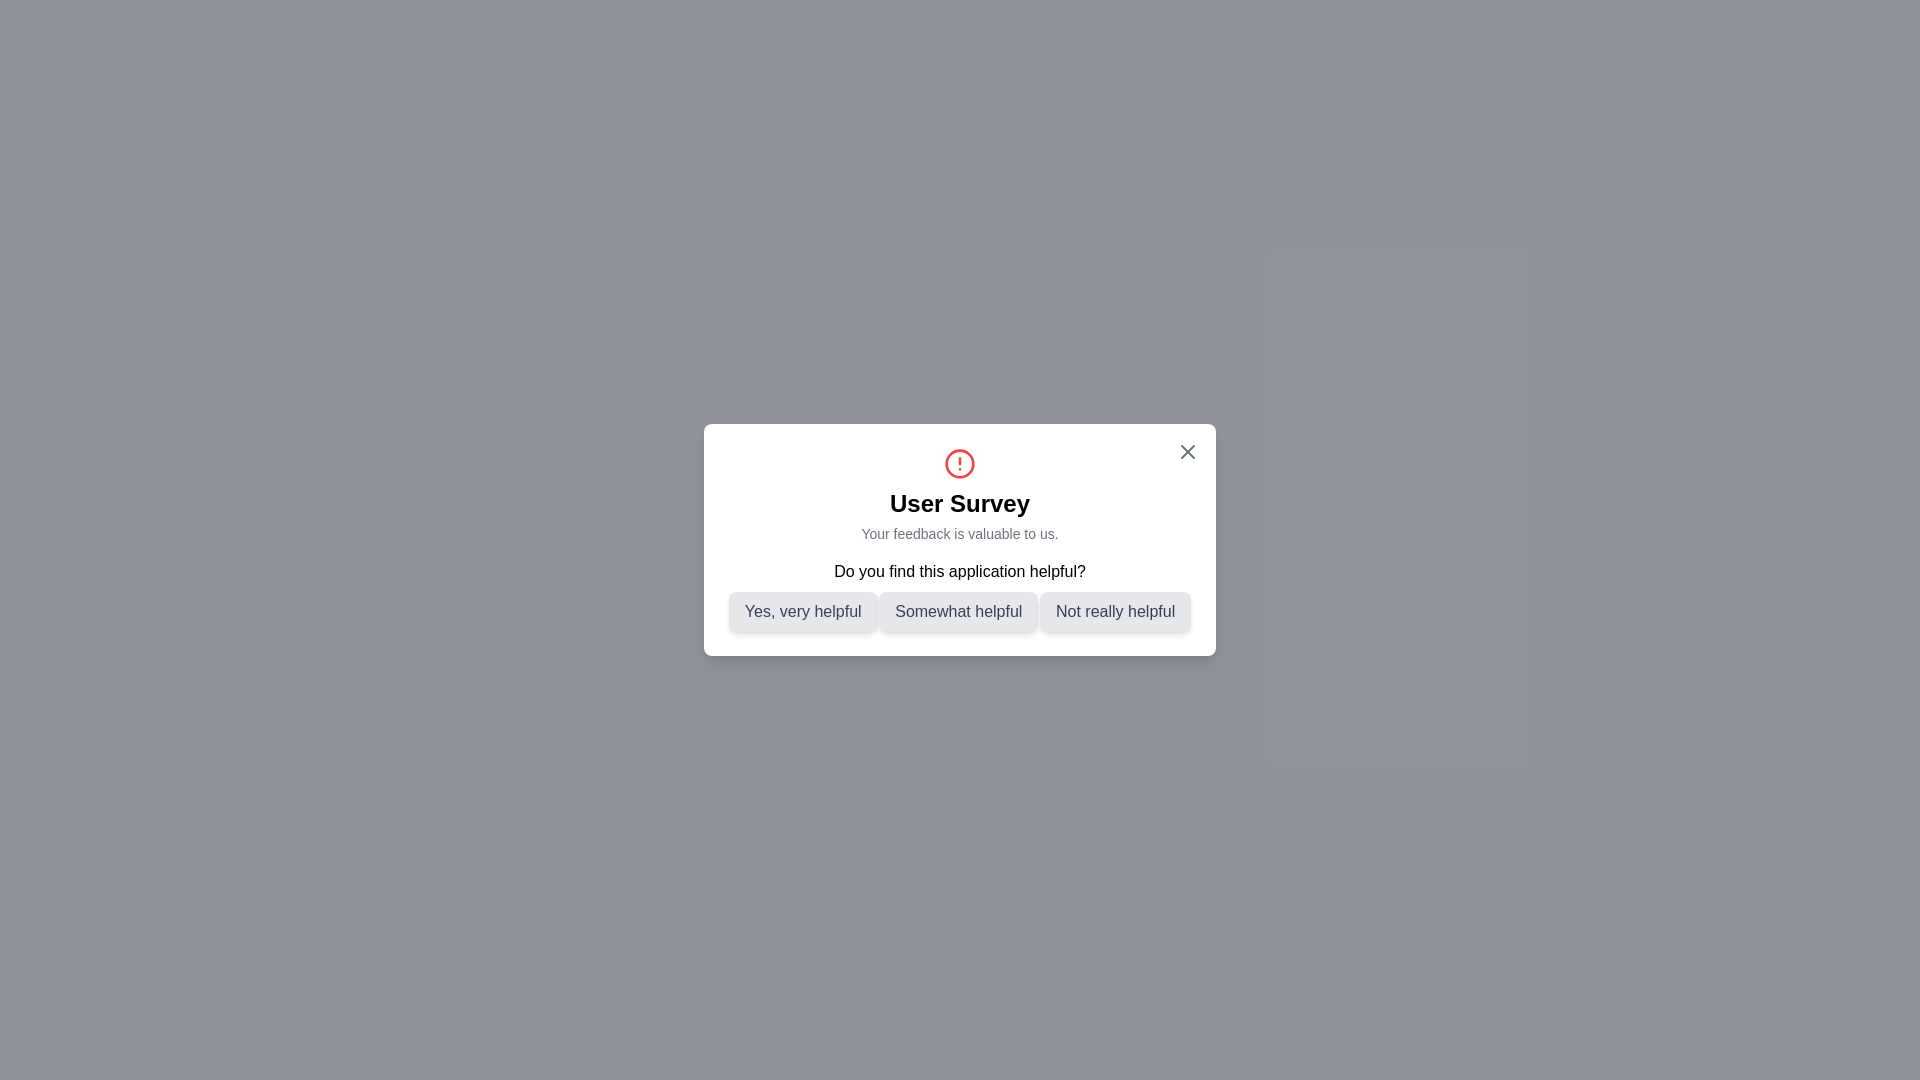  What do you see at coordinates (1114, 611) in the screenshot?
I see `the feedback button that indicates the application is not very helpful in the pop-up survey window to change its background color` at bounding box center [1114, 611].